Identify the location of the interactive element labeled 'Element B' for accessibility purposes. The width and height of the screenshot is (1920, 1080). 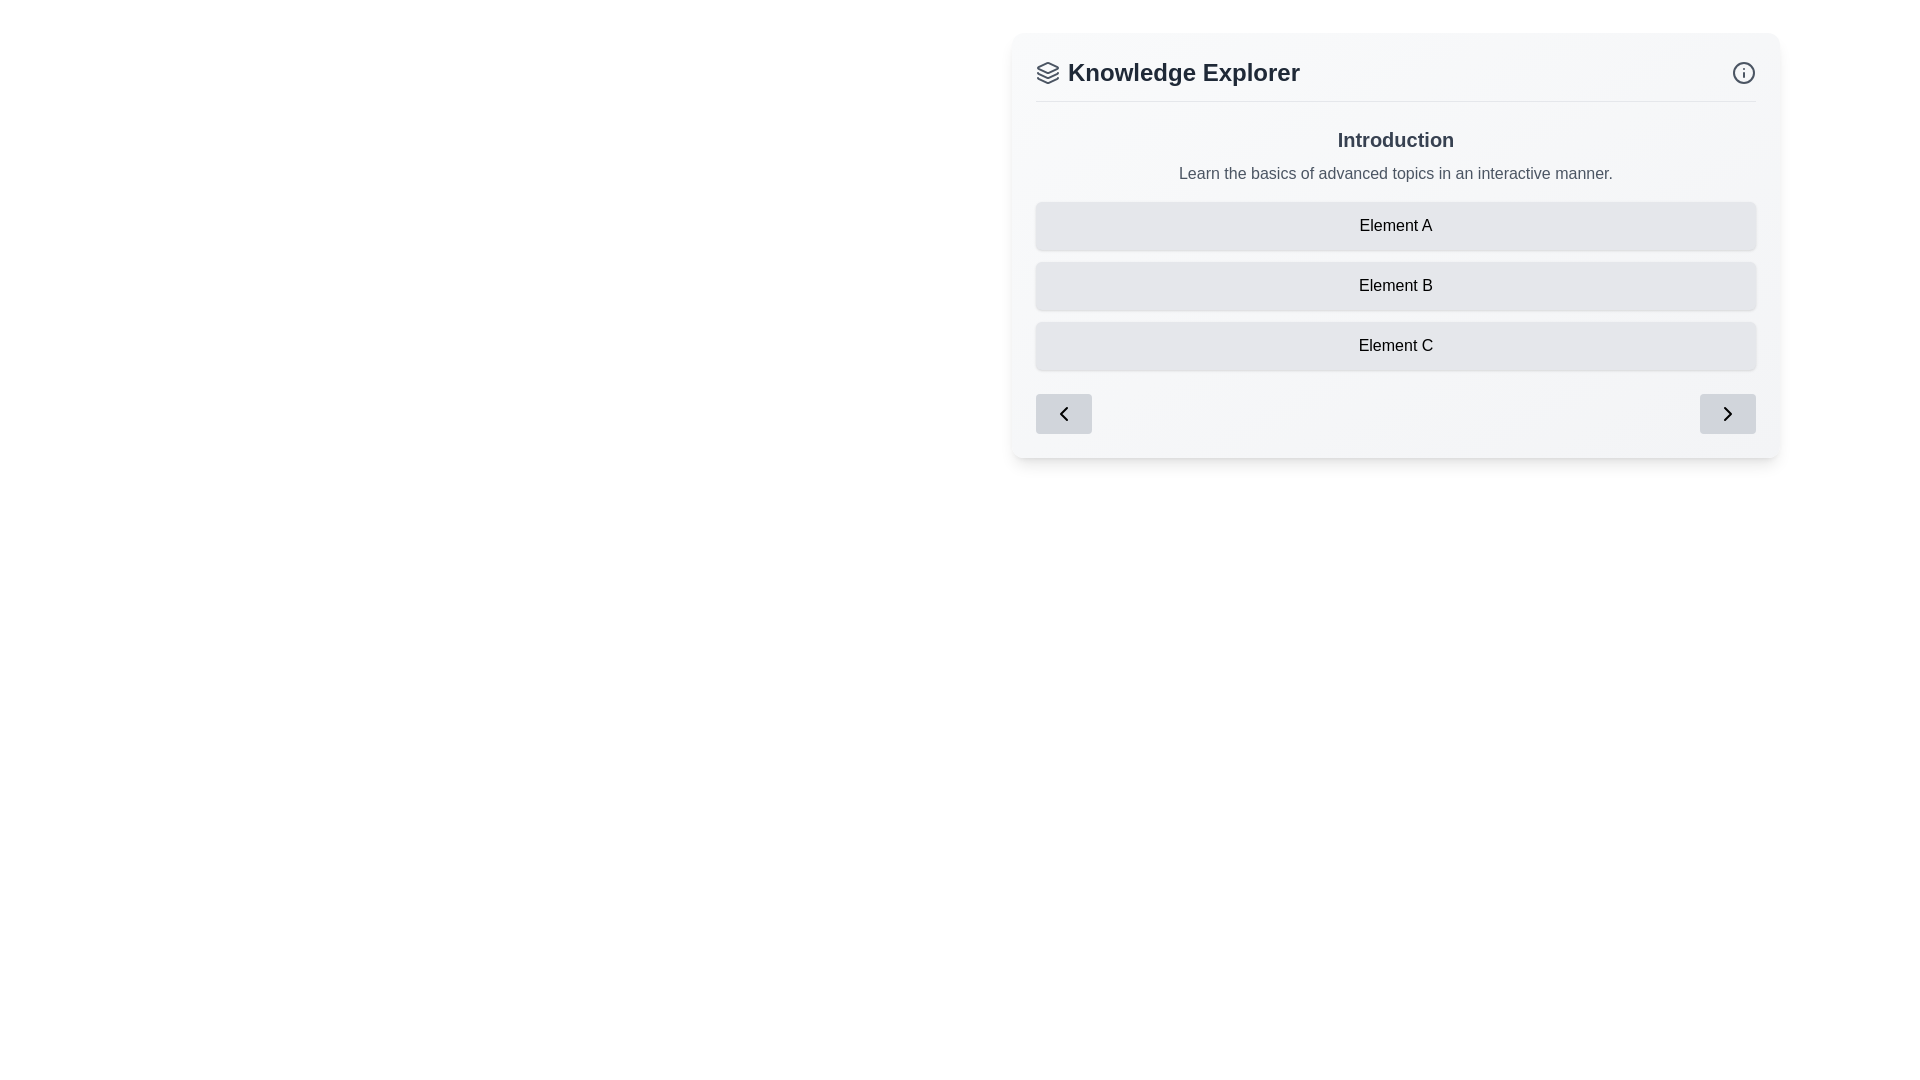
(1395, 285).